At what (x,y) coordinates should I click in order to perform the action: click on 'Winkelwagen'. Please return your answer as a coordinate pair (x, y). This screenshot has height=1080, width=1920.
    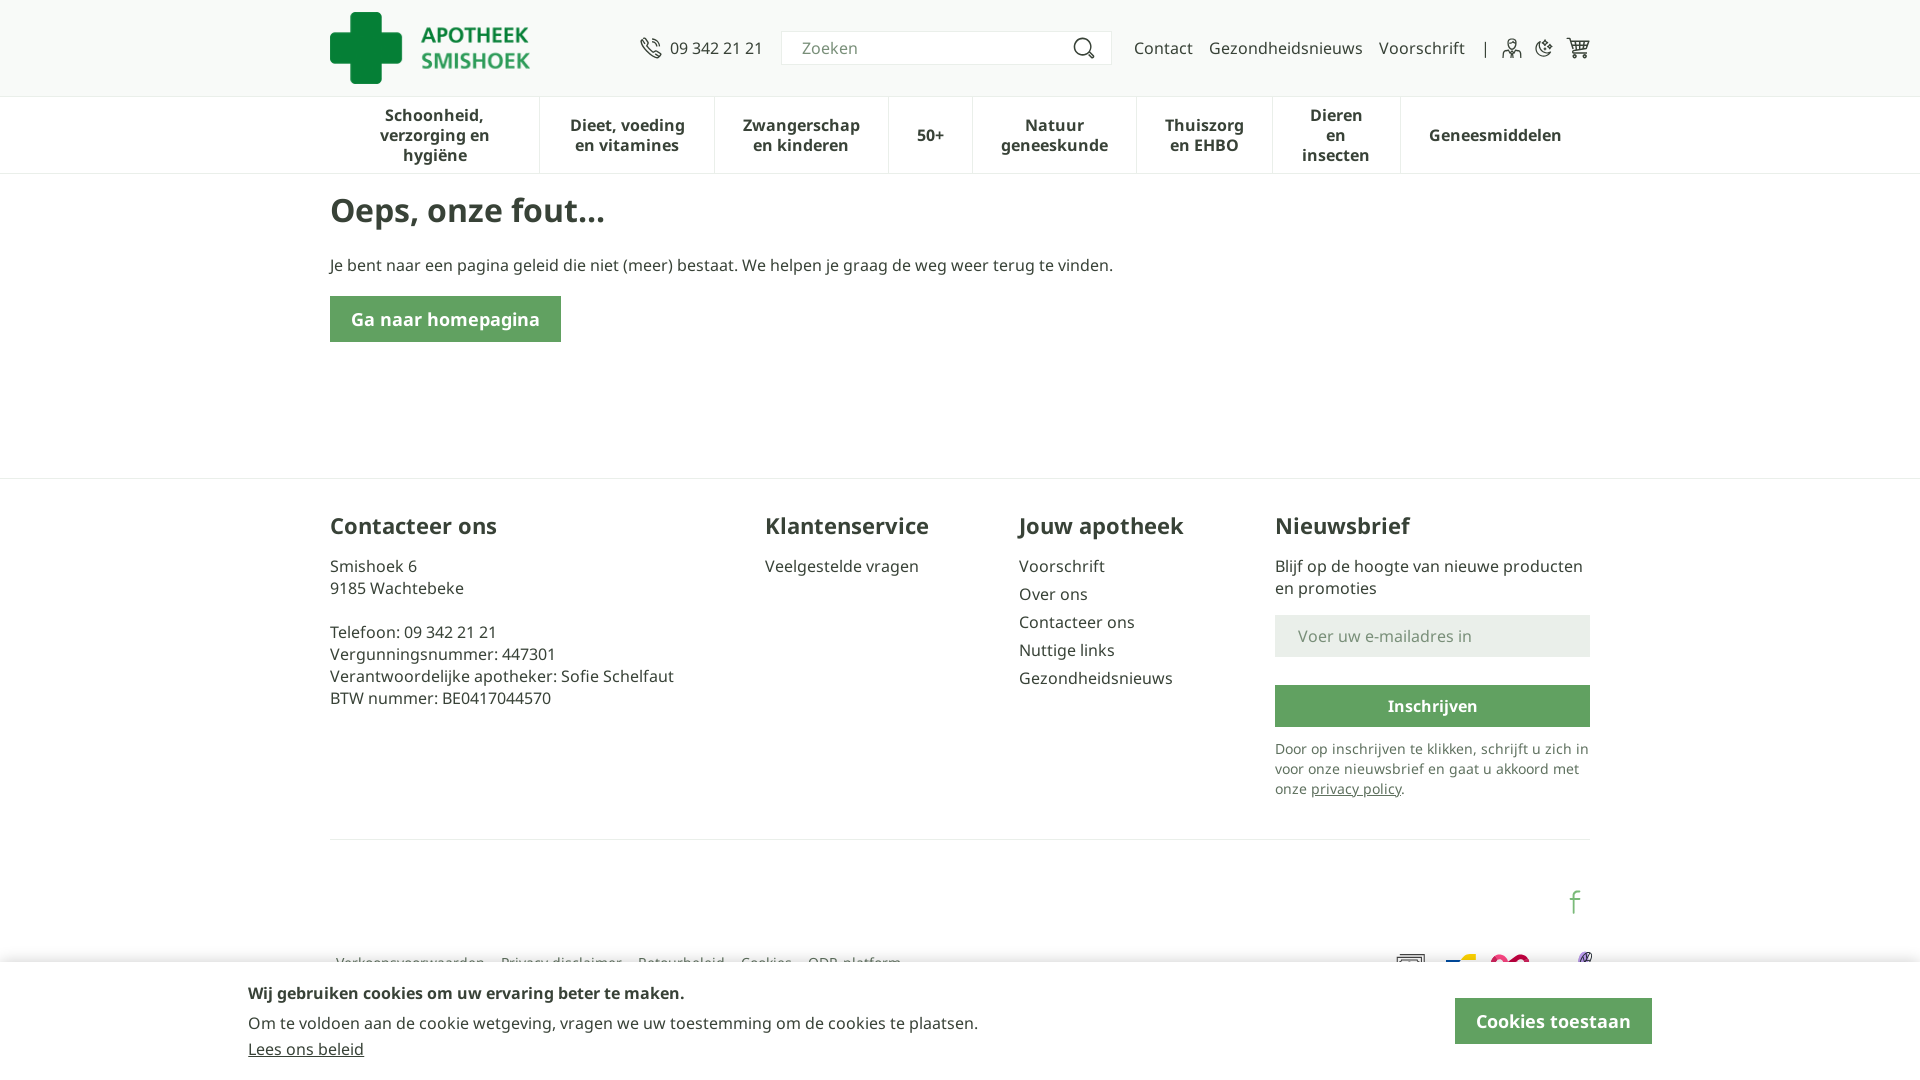
    Looking at the image, I should click on (1577, 46).